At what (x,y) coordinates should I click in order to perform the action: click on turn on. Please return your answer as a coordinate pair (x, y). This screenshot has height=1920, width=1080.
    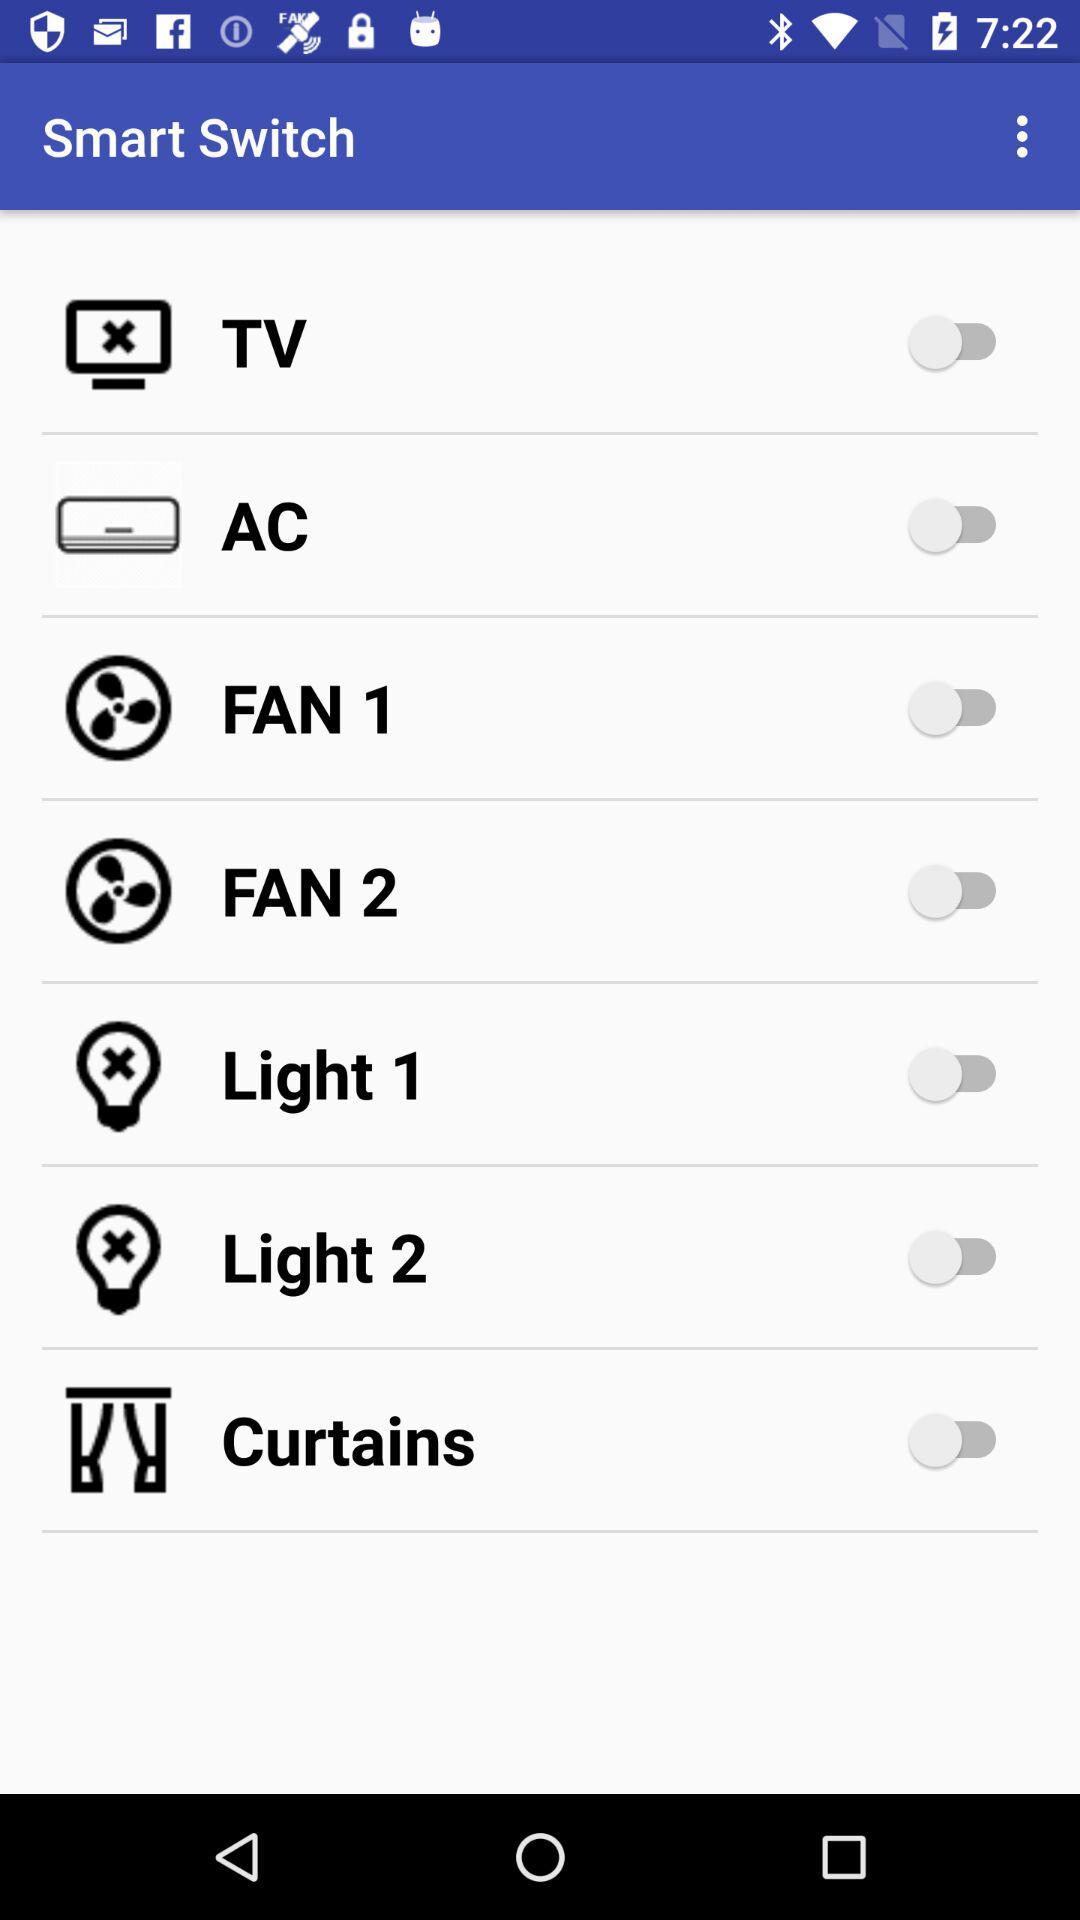
    Looking at the image, I should click on (961, 341).